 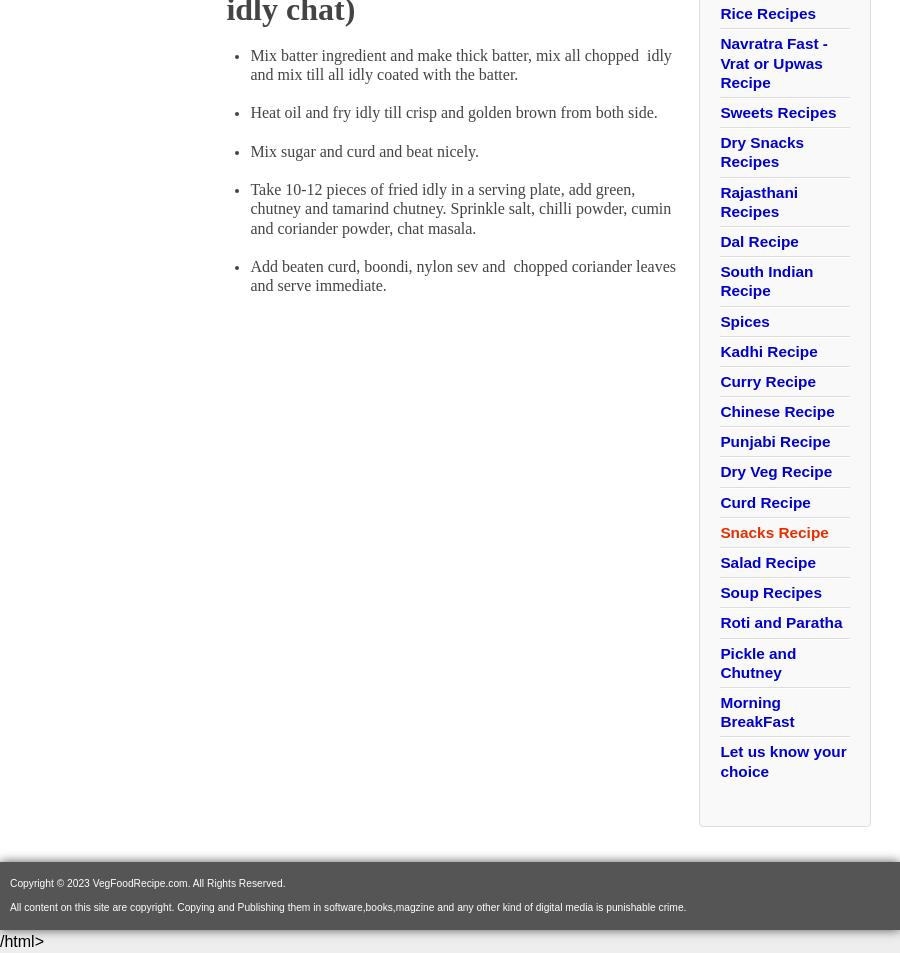 What do you see at coordinates (766, 562) in the screenshot?
I see `'Salad Recipe'` at bounding box center [766, 562].